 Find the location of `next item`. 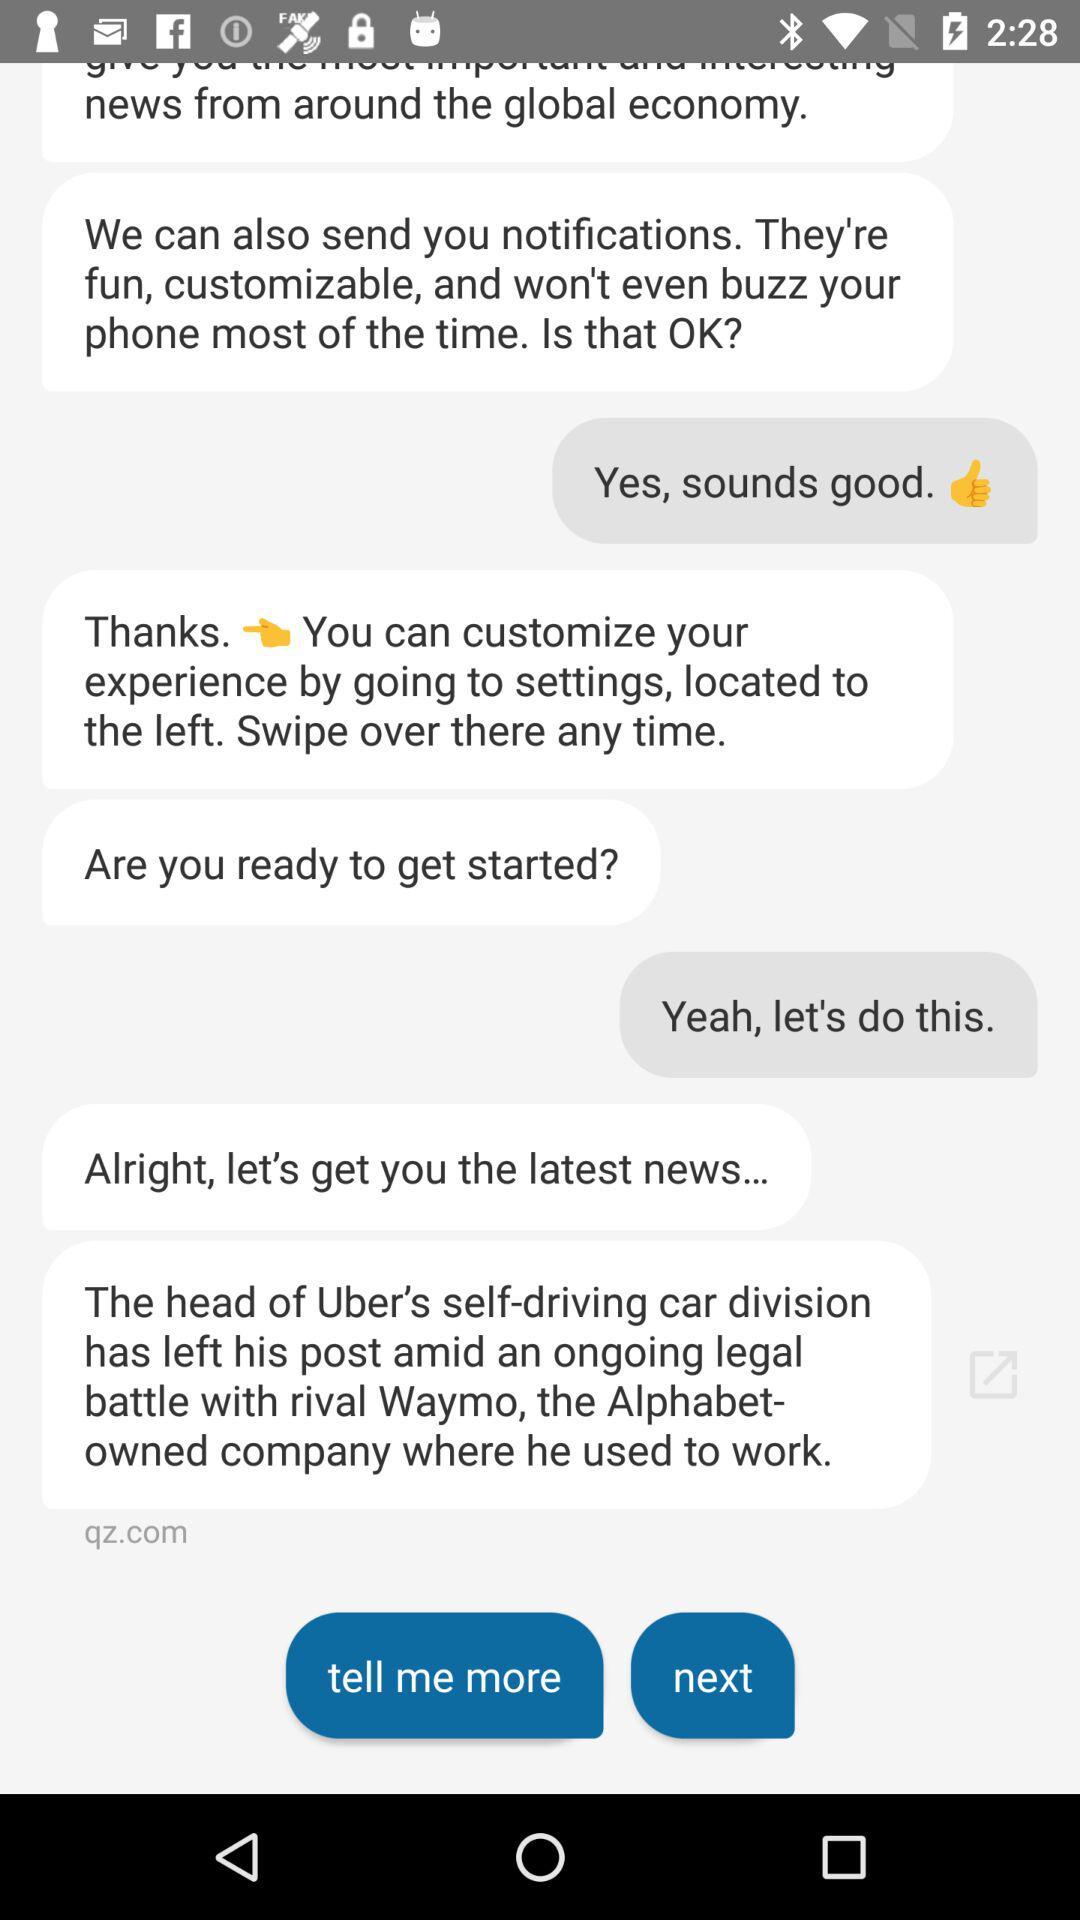

next item is located at coordinates (711, 1675).